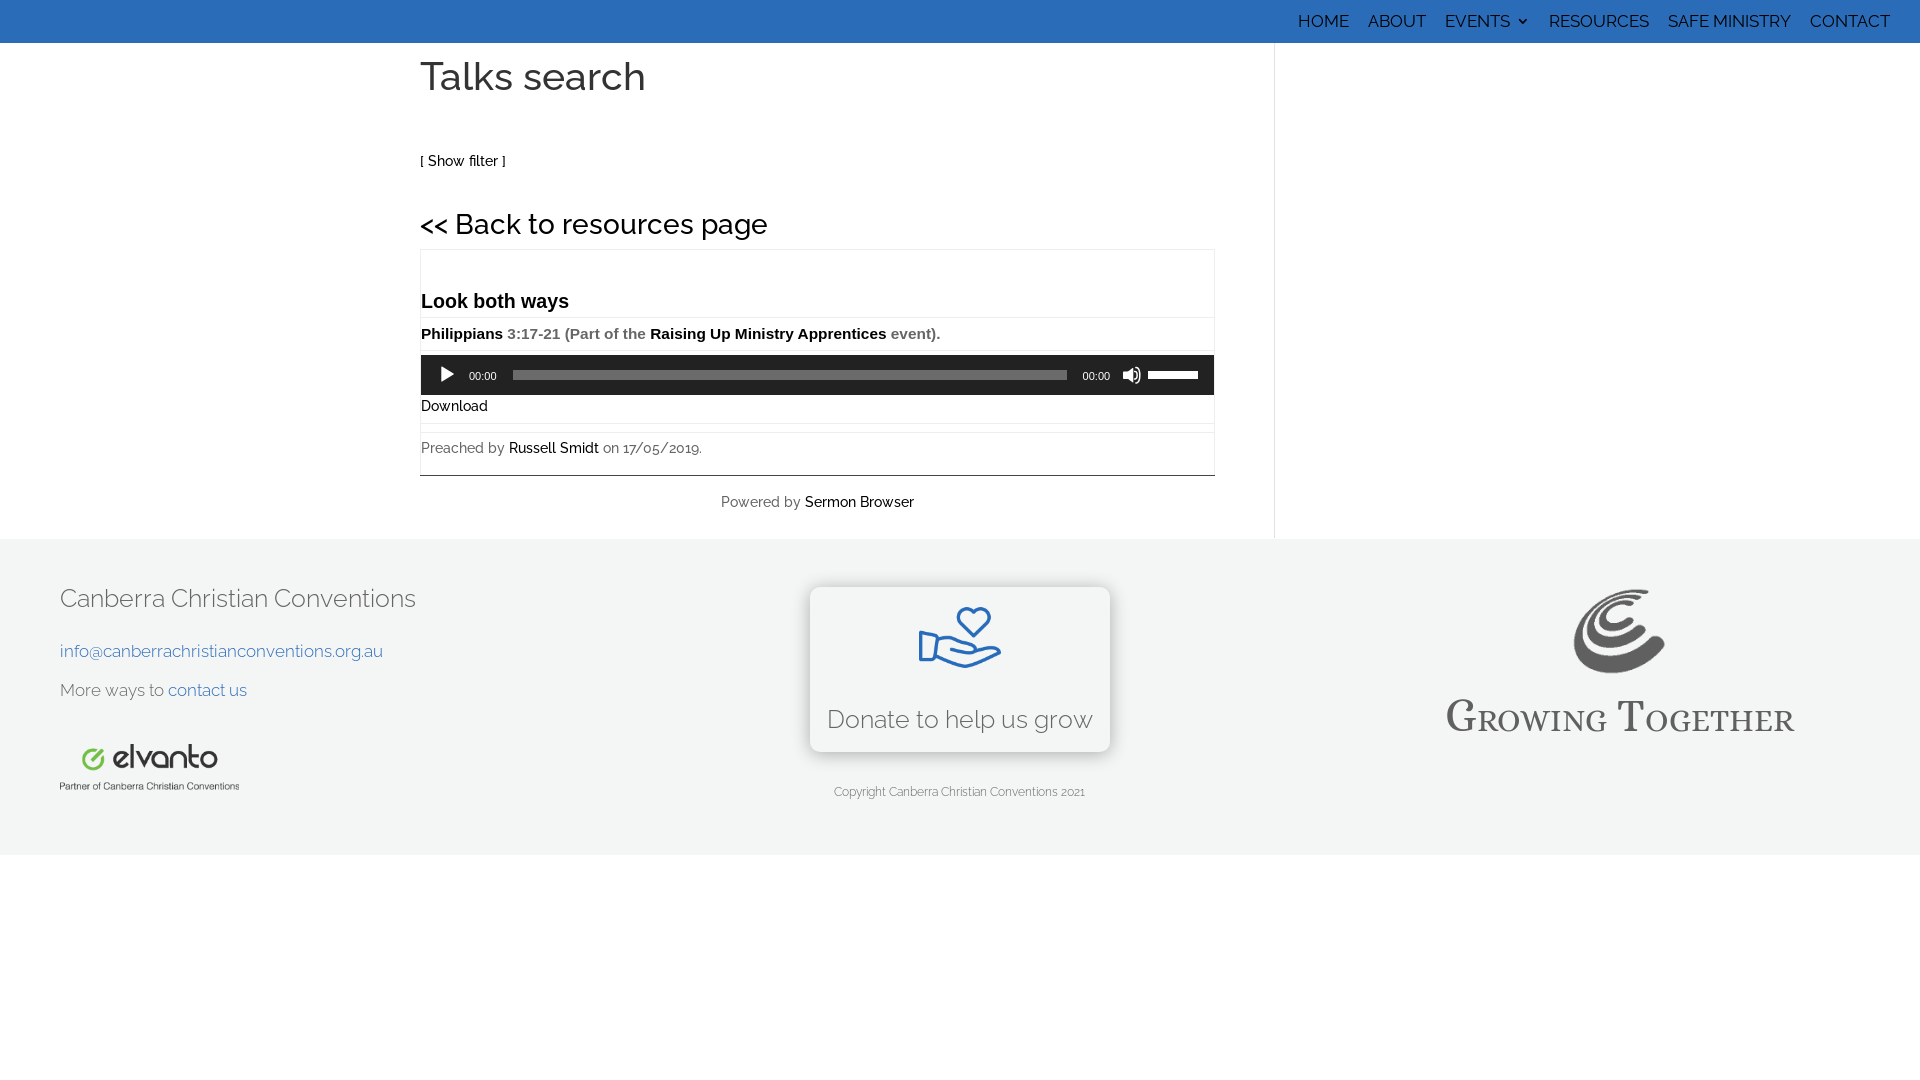  I want to click on 'Philippians', so click(460, 332).